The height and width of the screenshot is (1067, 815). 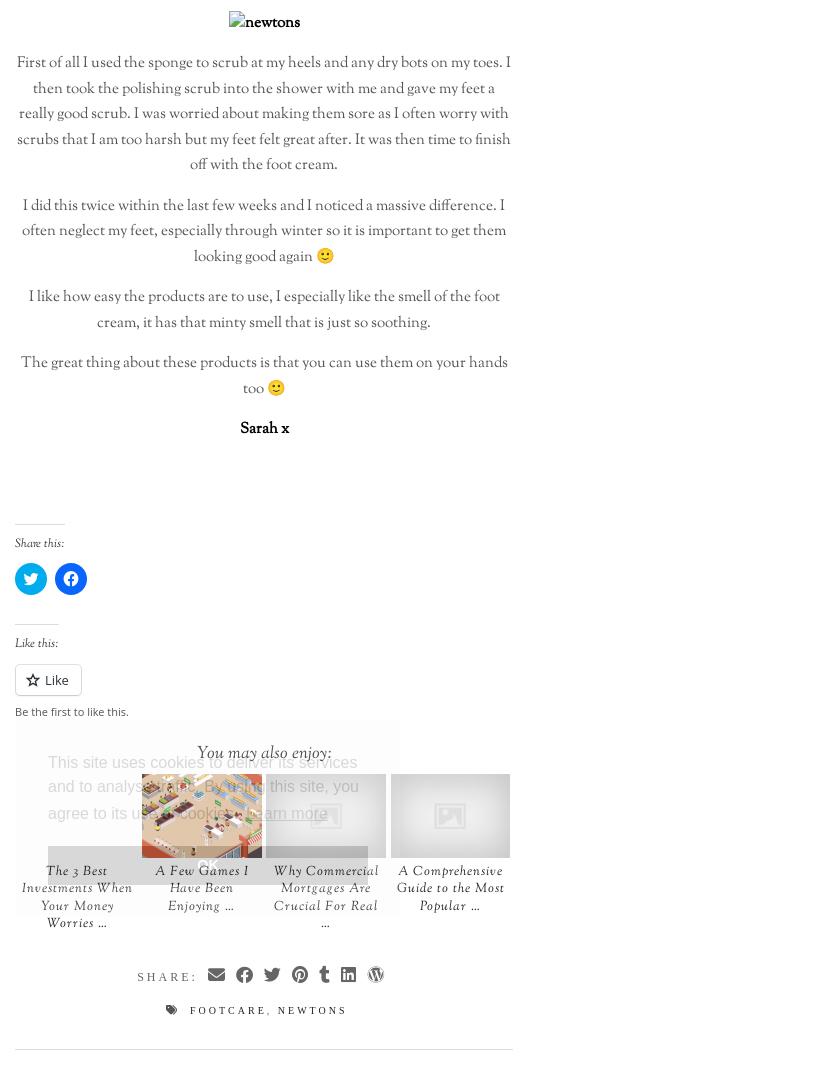 I want to click on 'newtons', so click(x=310, y=1010).